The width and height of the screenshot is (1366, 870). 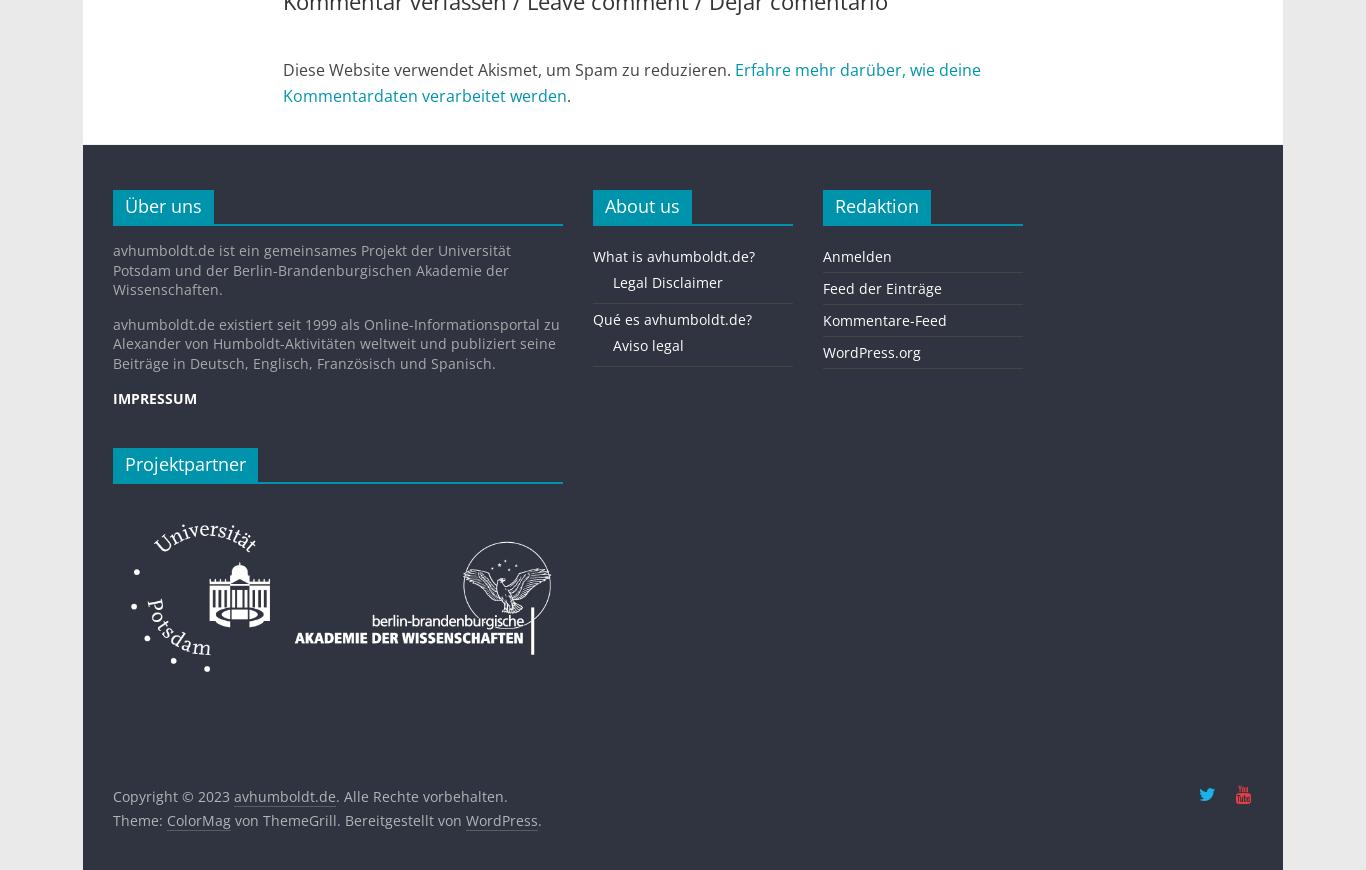 What do you see at coordinates (641, 205) in the screenshot?
I see `'About us'` at bounding box center [641, 205].